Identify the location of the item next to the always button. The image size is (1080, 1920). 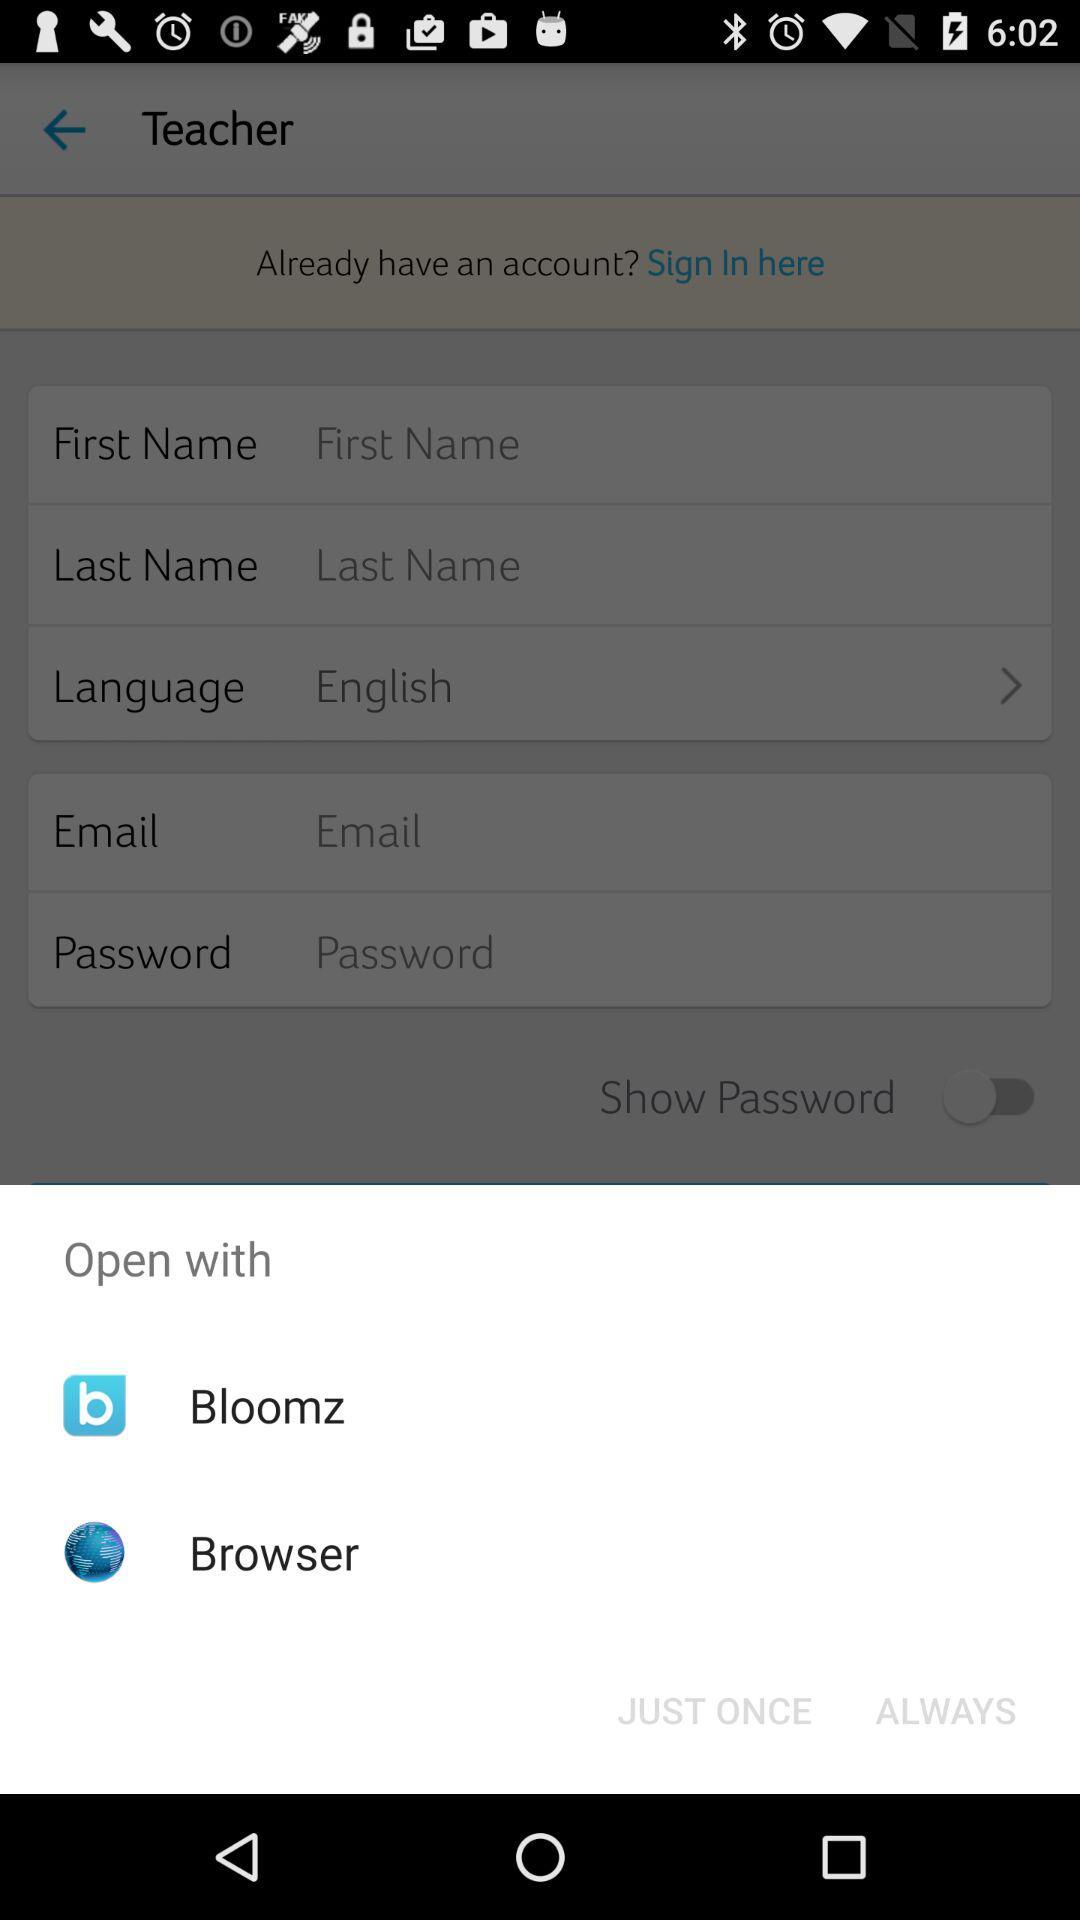
(713, 1708).